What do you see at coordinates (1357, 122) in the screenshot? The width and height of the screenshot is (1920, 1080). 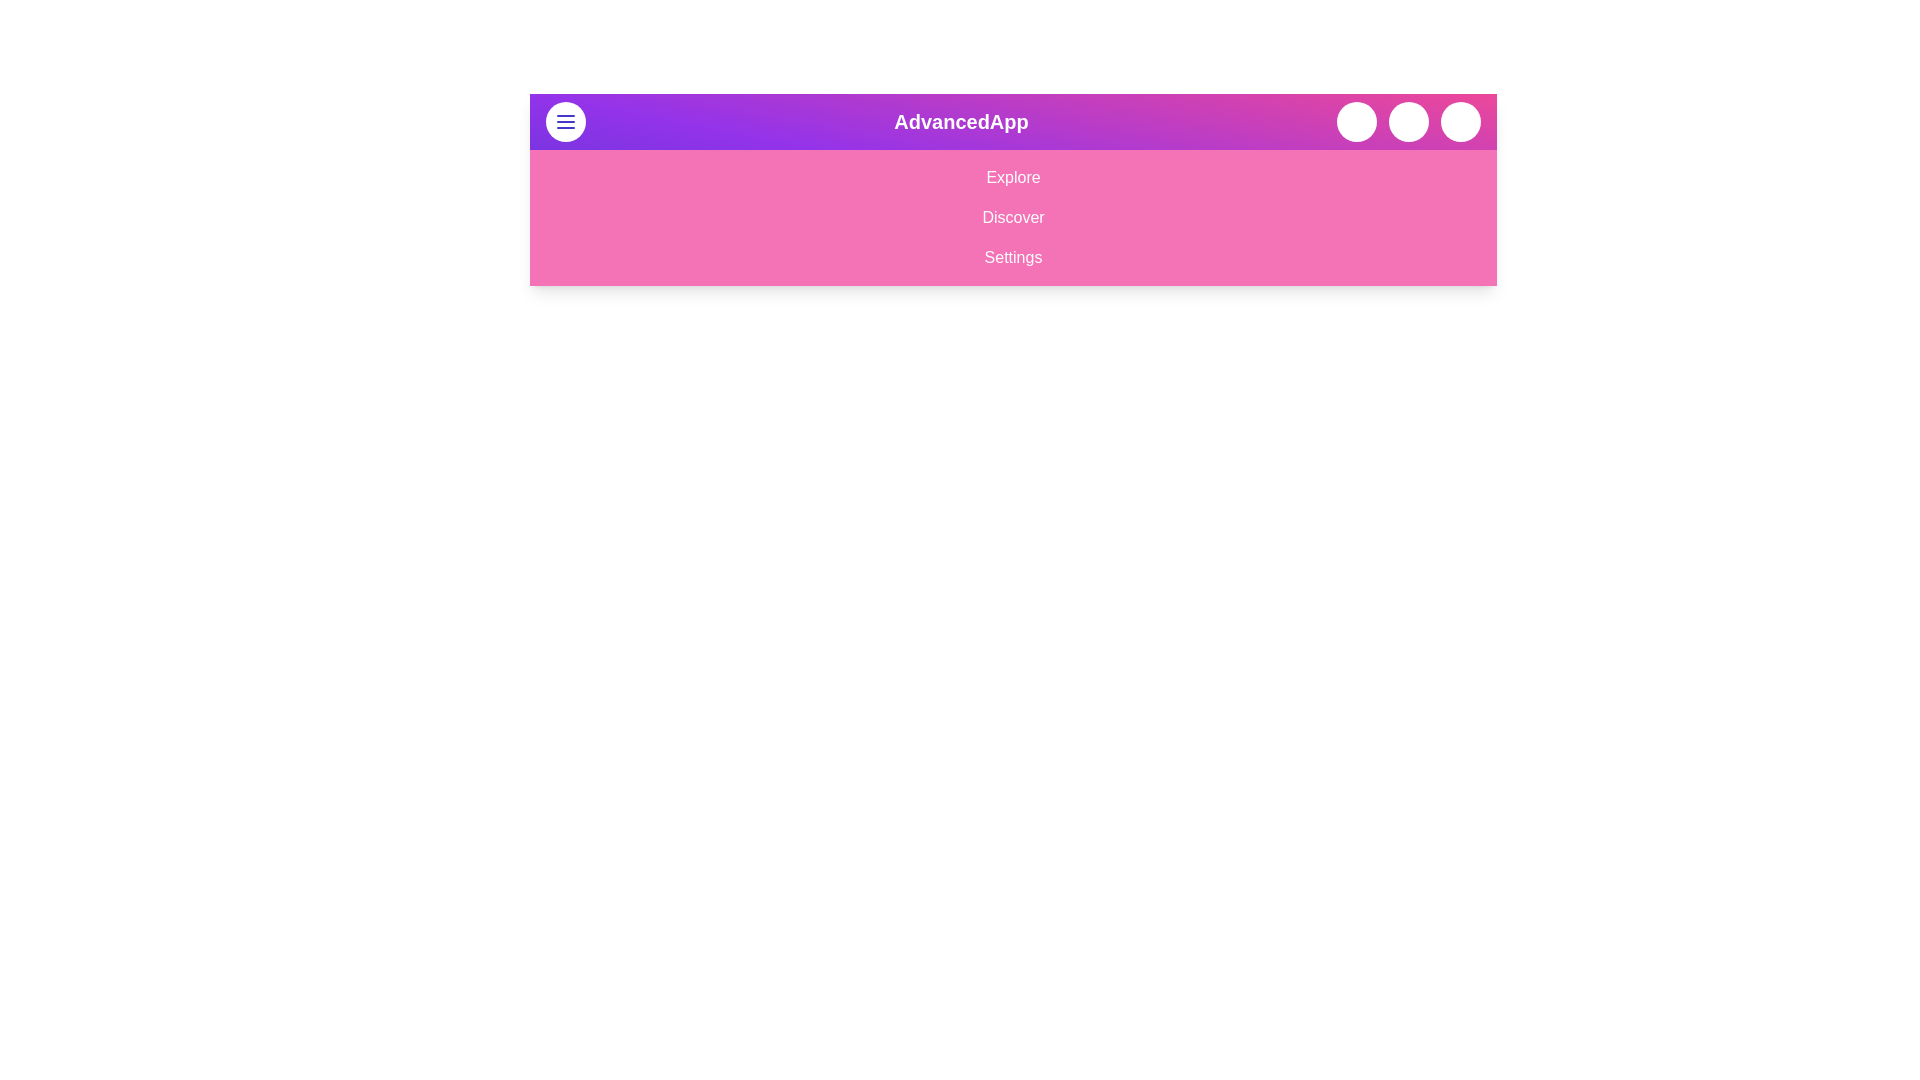 I see `the search icon to activate the search function` at bounding box center [1357, 122].